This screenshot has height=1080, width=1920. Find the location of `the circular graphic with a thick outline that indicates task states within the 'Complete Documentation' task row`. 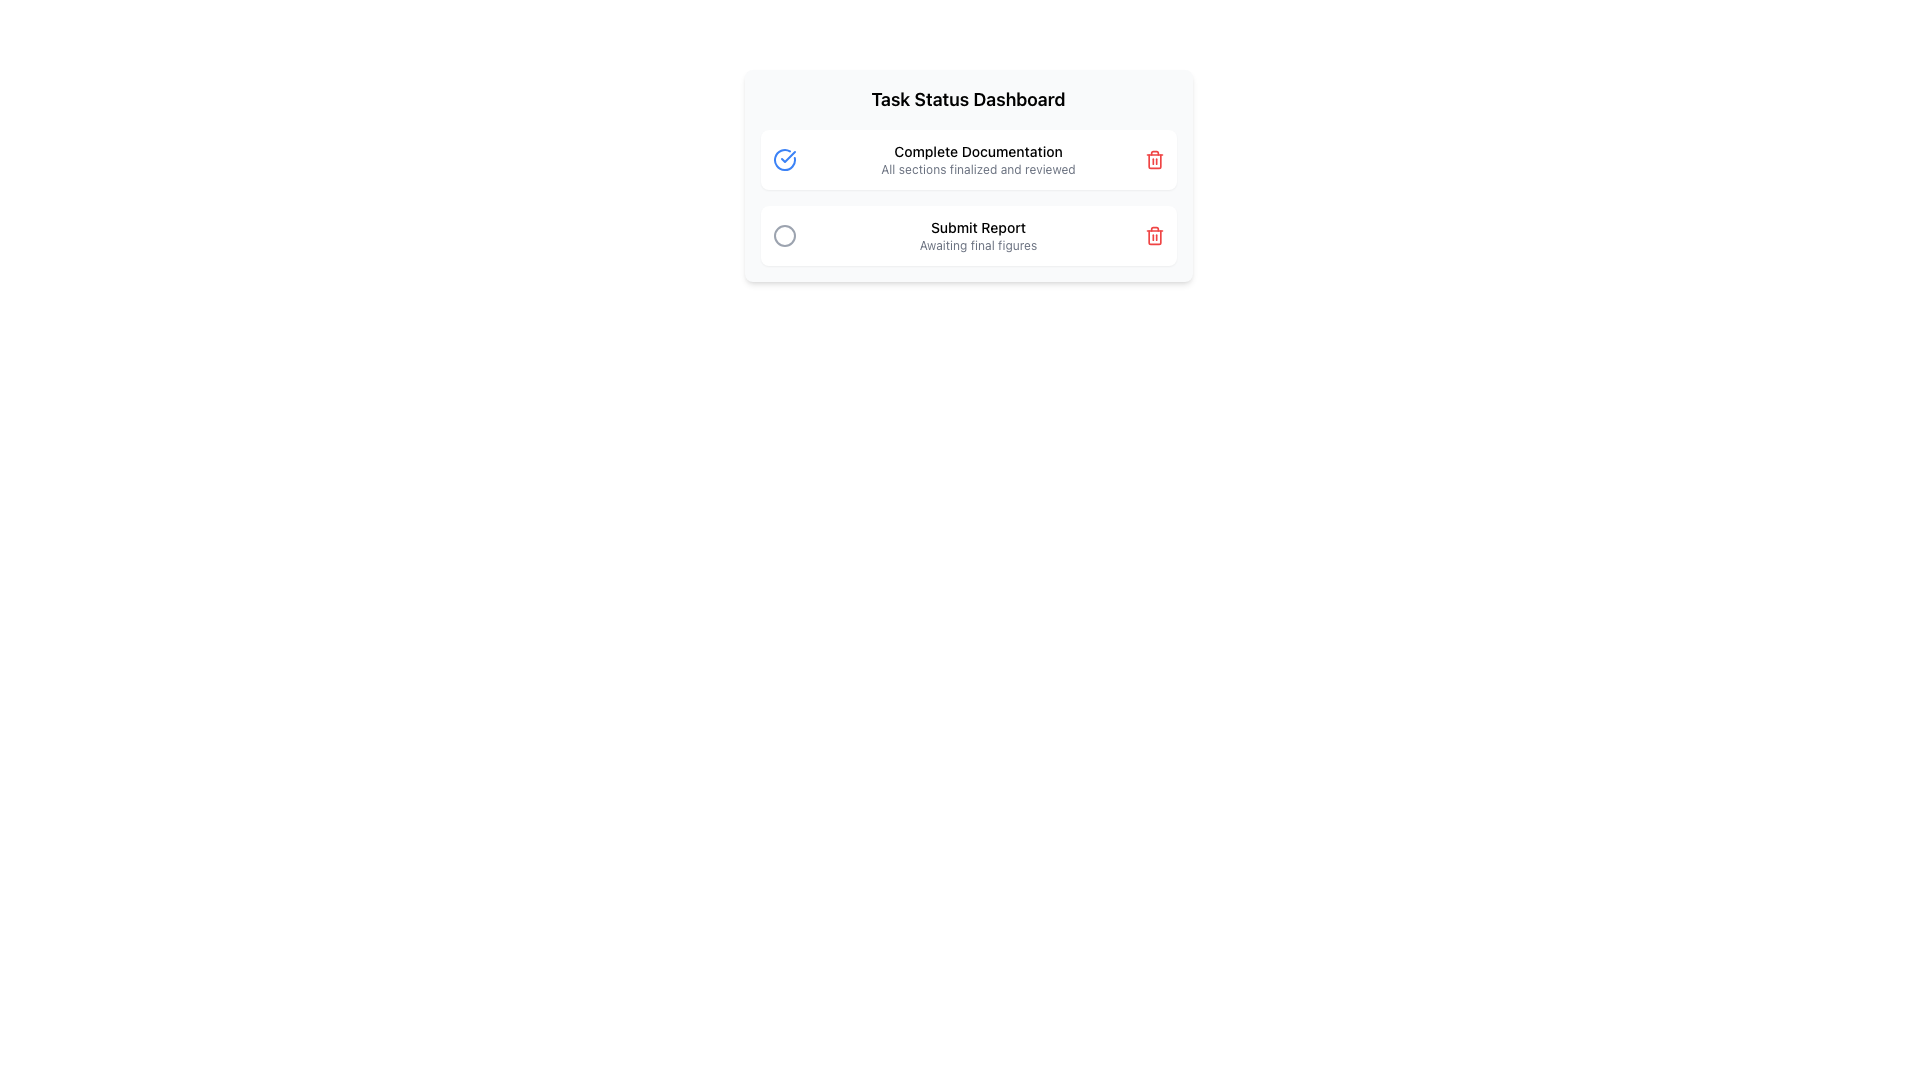

the circular graphic with a thick outline that indicates task states within the 'Complete Documentation' task row is located at coordinates (783, 158).